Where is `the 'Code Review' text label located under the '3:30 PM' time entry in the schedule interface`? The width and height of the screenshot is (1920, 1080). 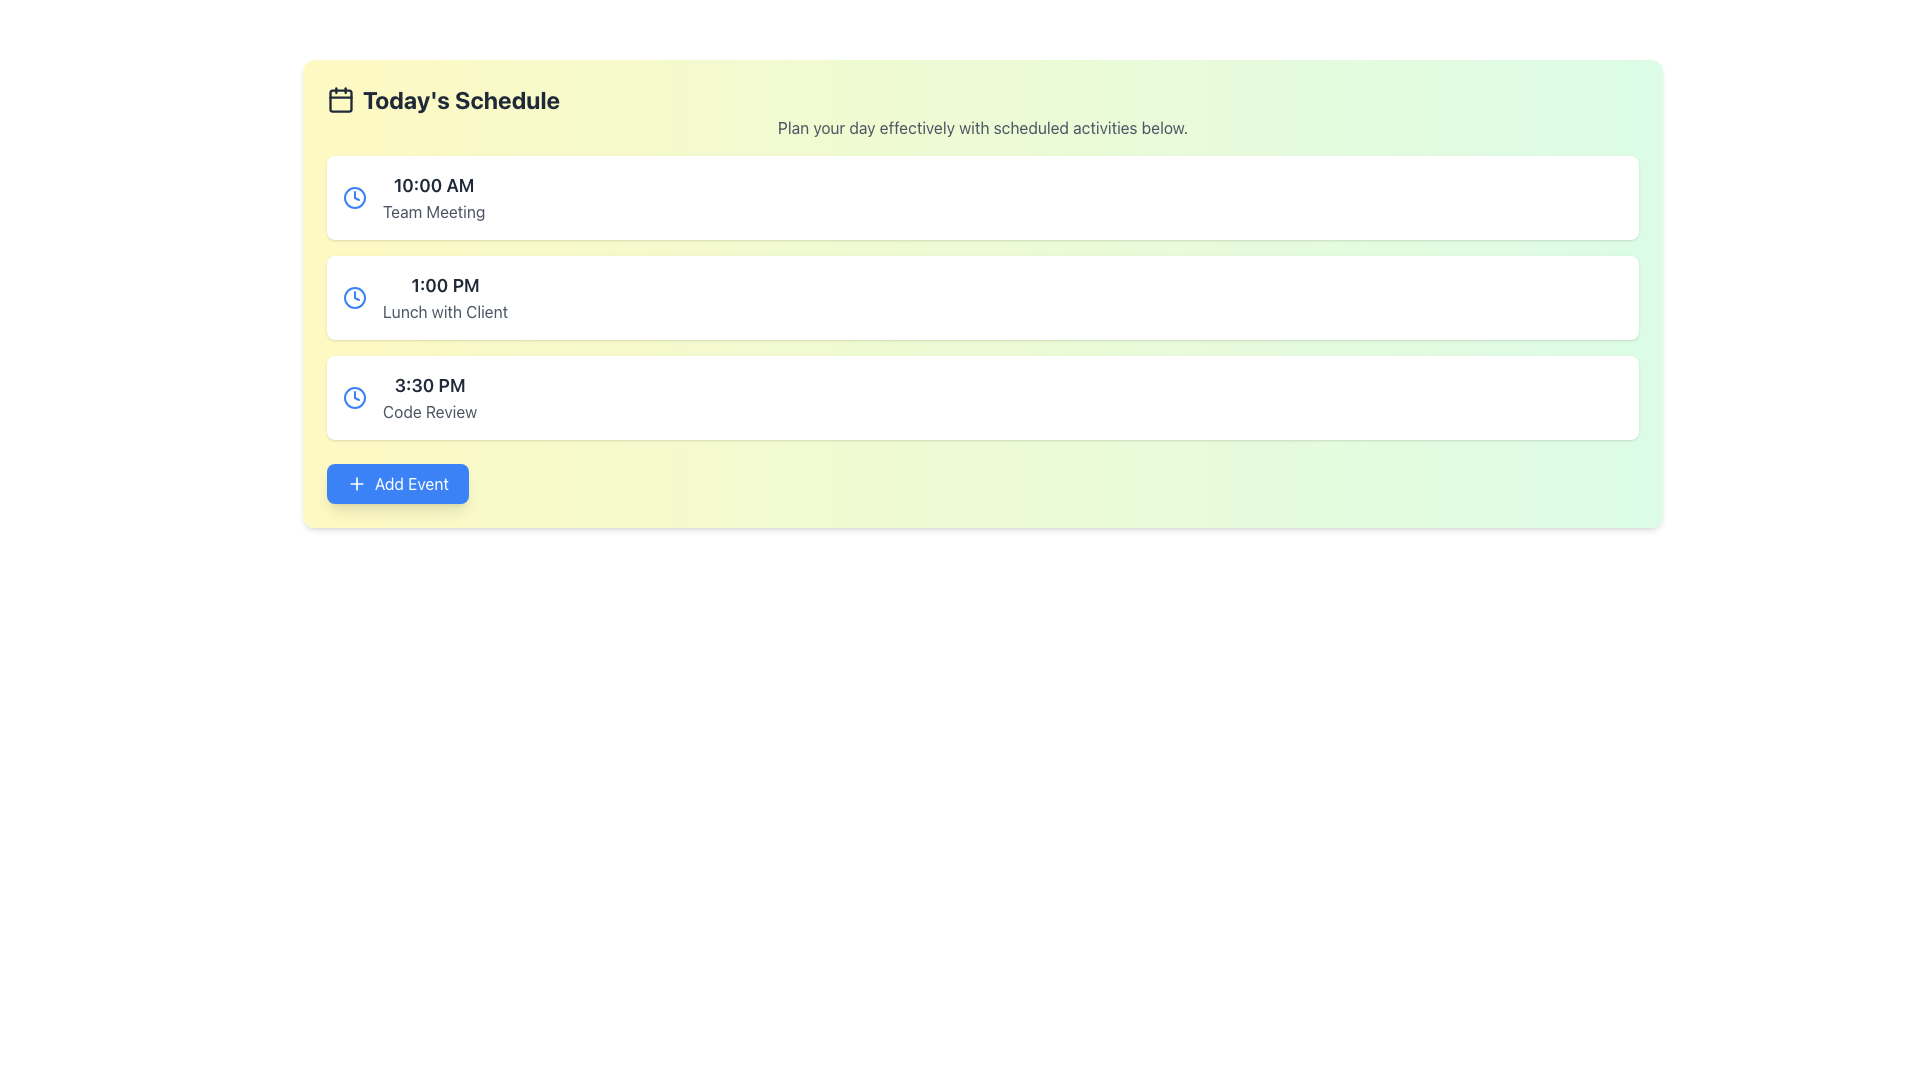 the 'Code Review' text label located under the '3:30 PM' time entry in the schedule interface is located at coordinates (429, 411).